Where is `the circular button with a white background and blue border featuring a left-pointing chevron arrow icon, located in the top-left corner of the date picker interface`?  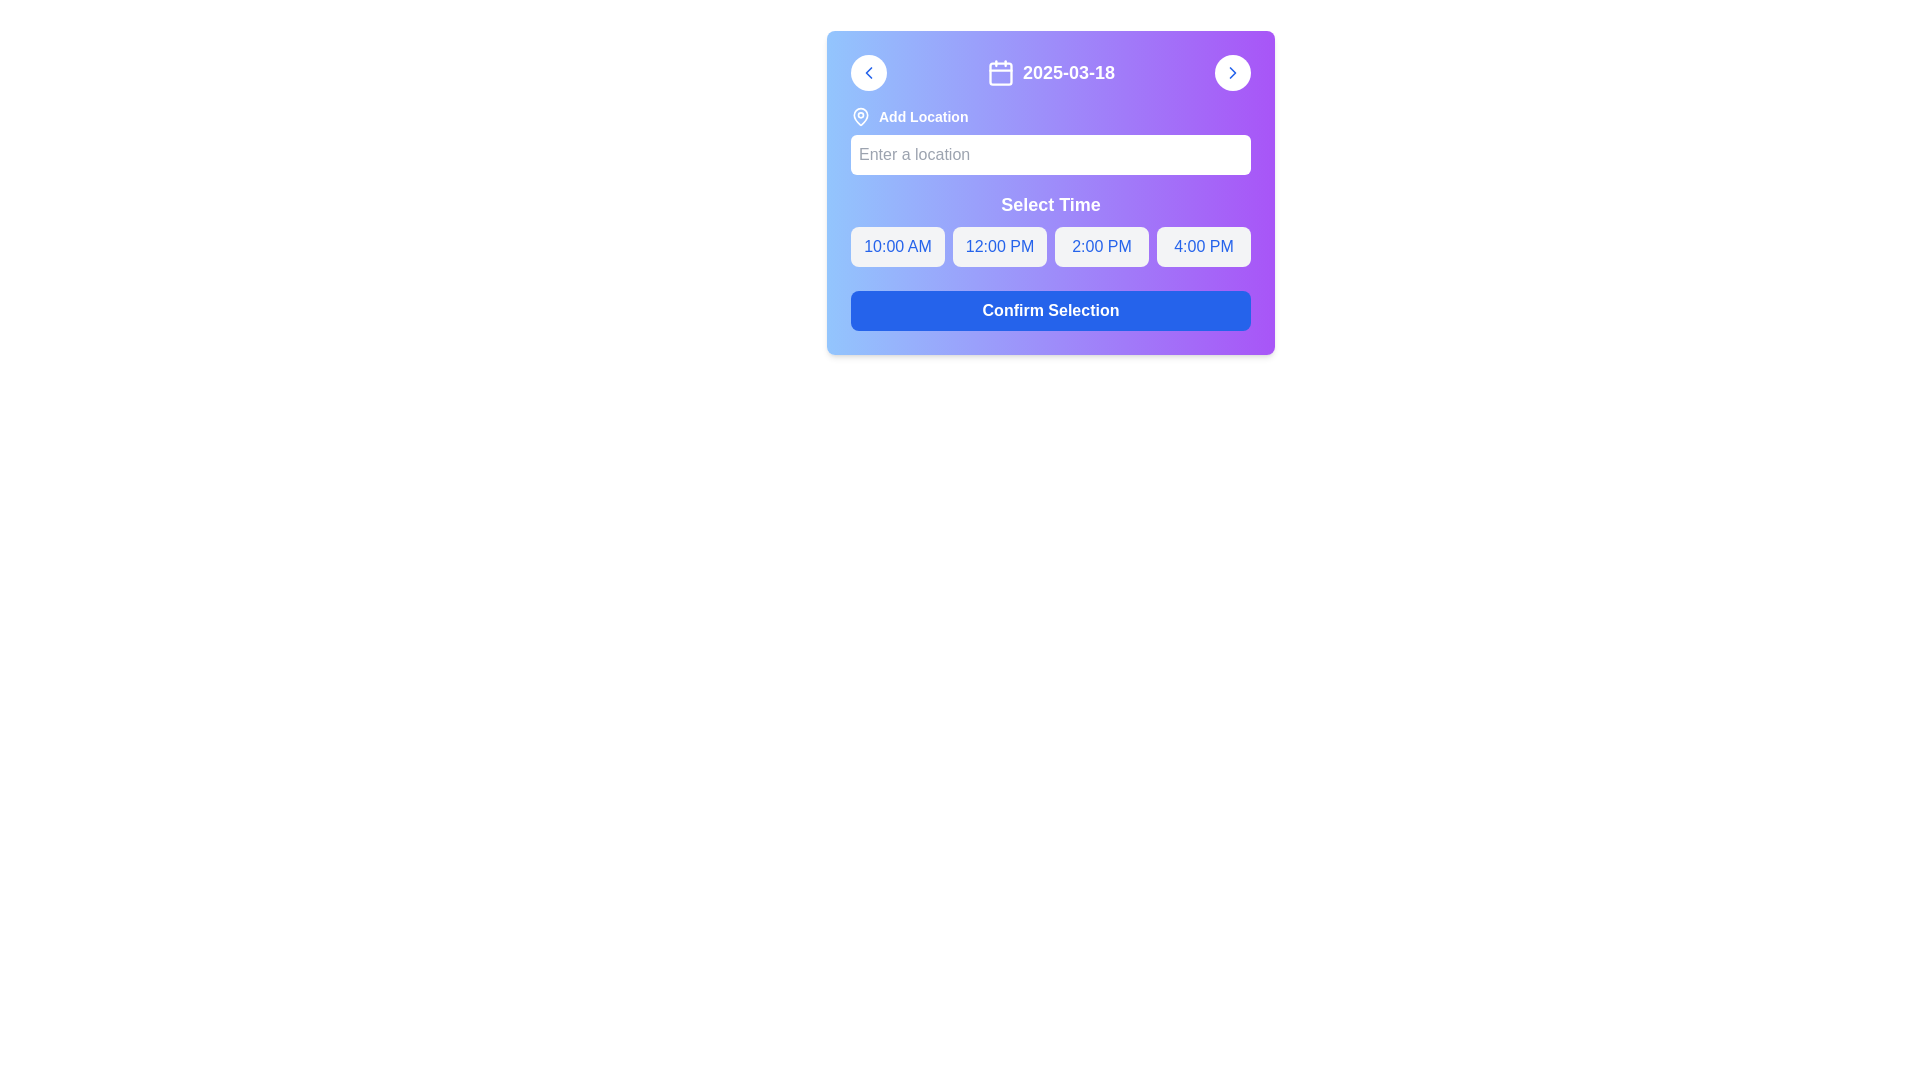
the circular button with a white background and blue border featuring a left-pointing chevron arrow icon, located in the top-left corner of the date picker interface is located at coordinates (868, 72).